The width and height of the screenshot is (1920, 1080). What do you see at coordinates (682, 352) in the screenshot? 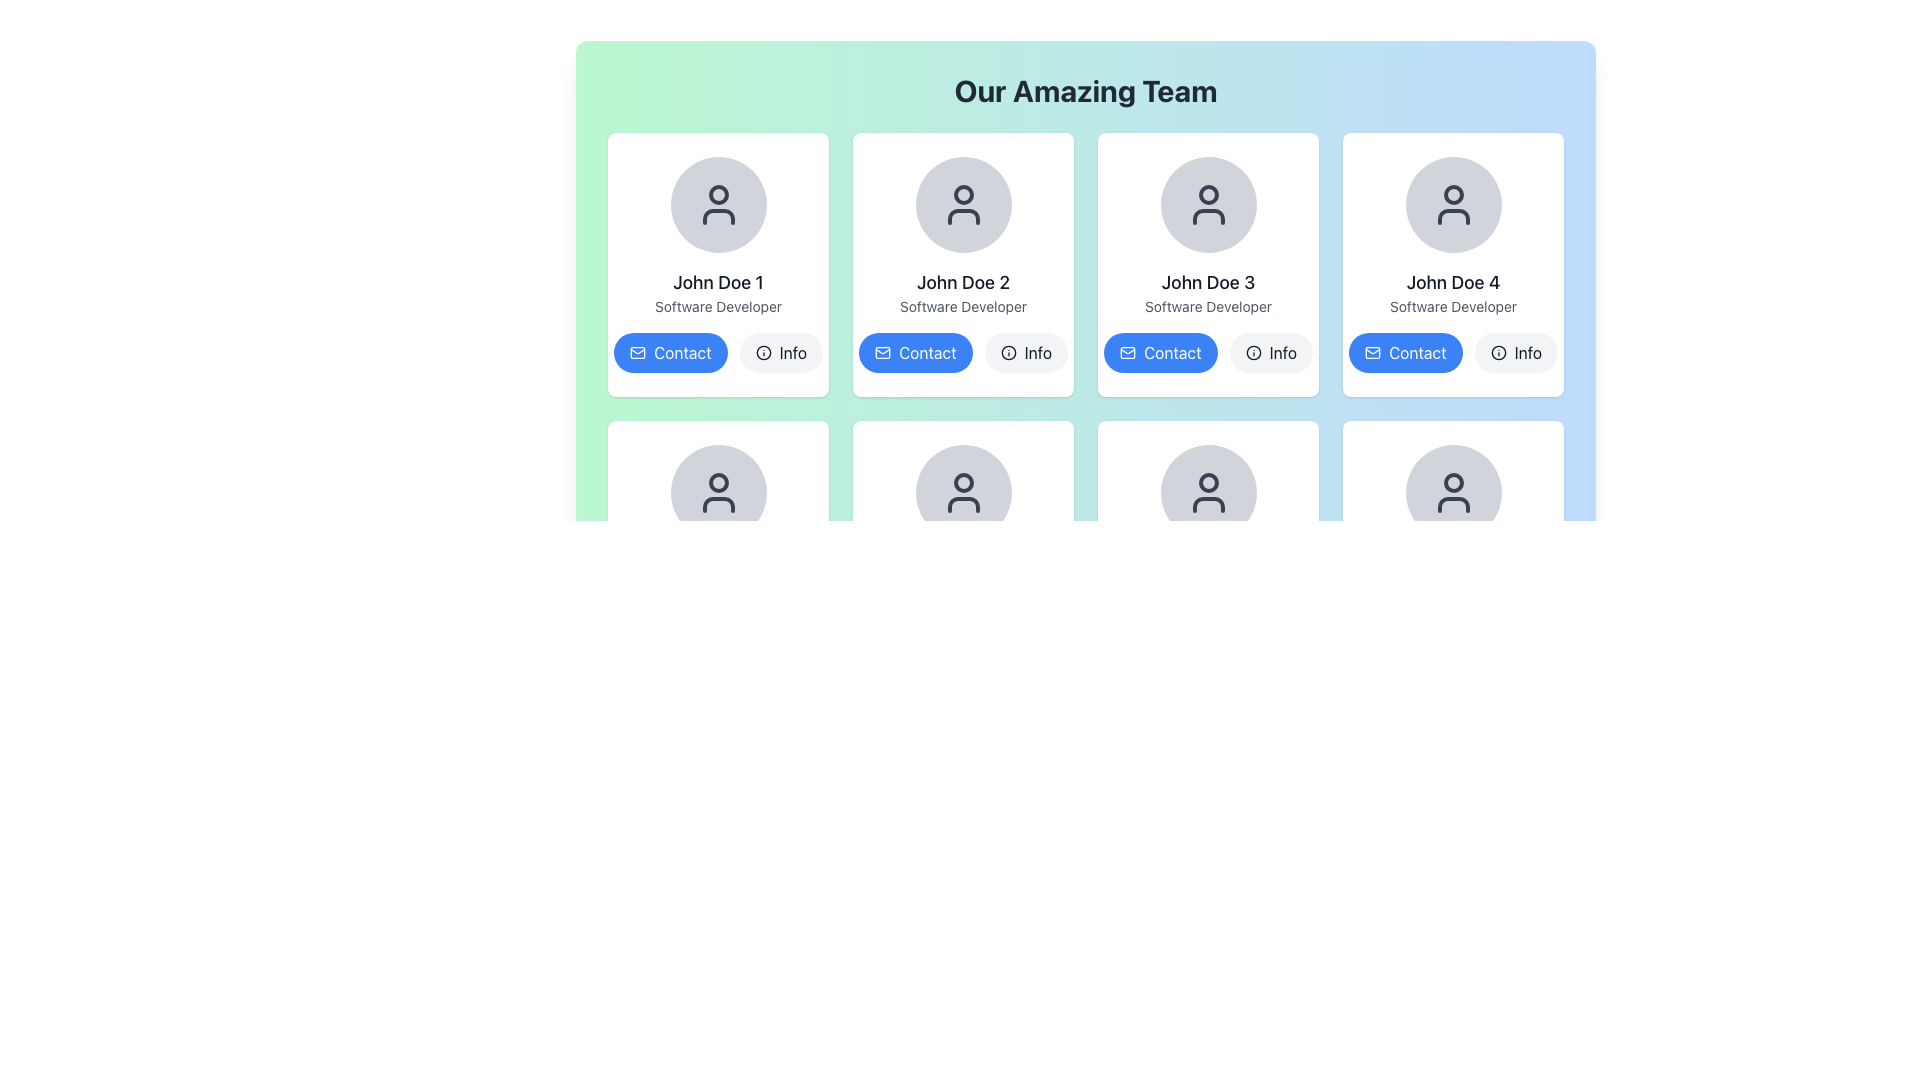
I see `the contact button for the profile labeled 'John Doe 1'` at bounding box center [682, 352].